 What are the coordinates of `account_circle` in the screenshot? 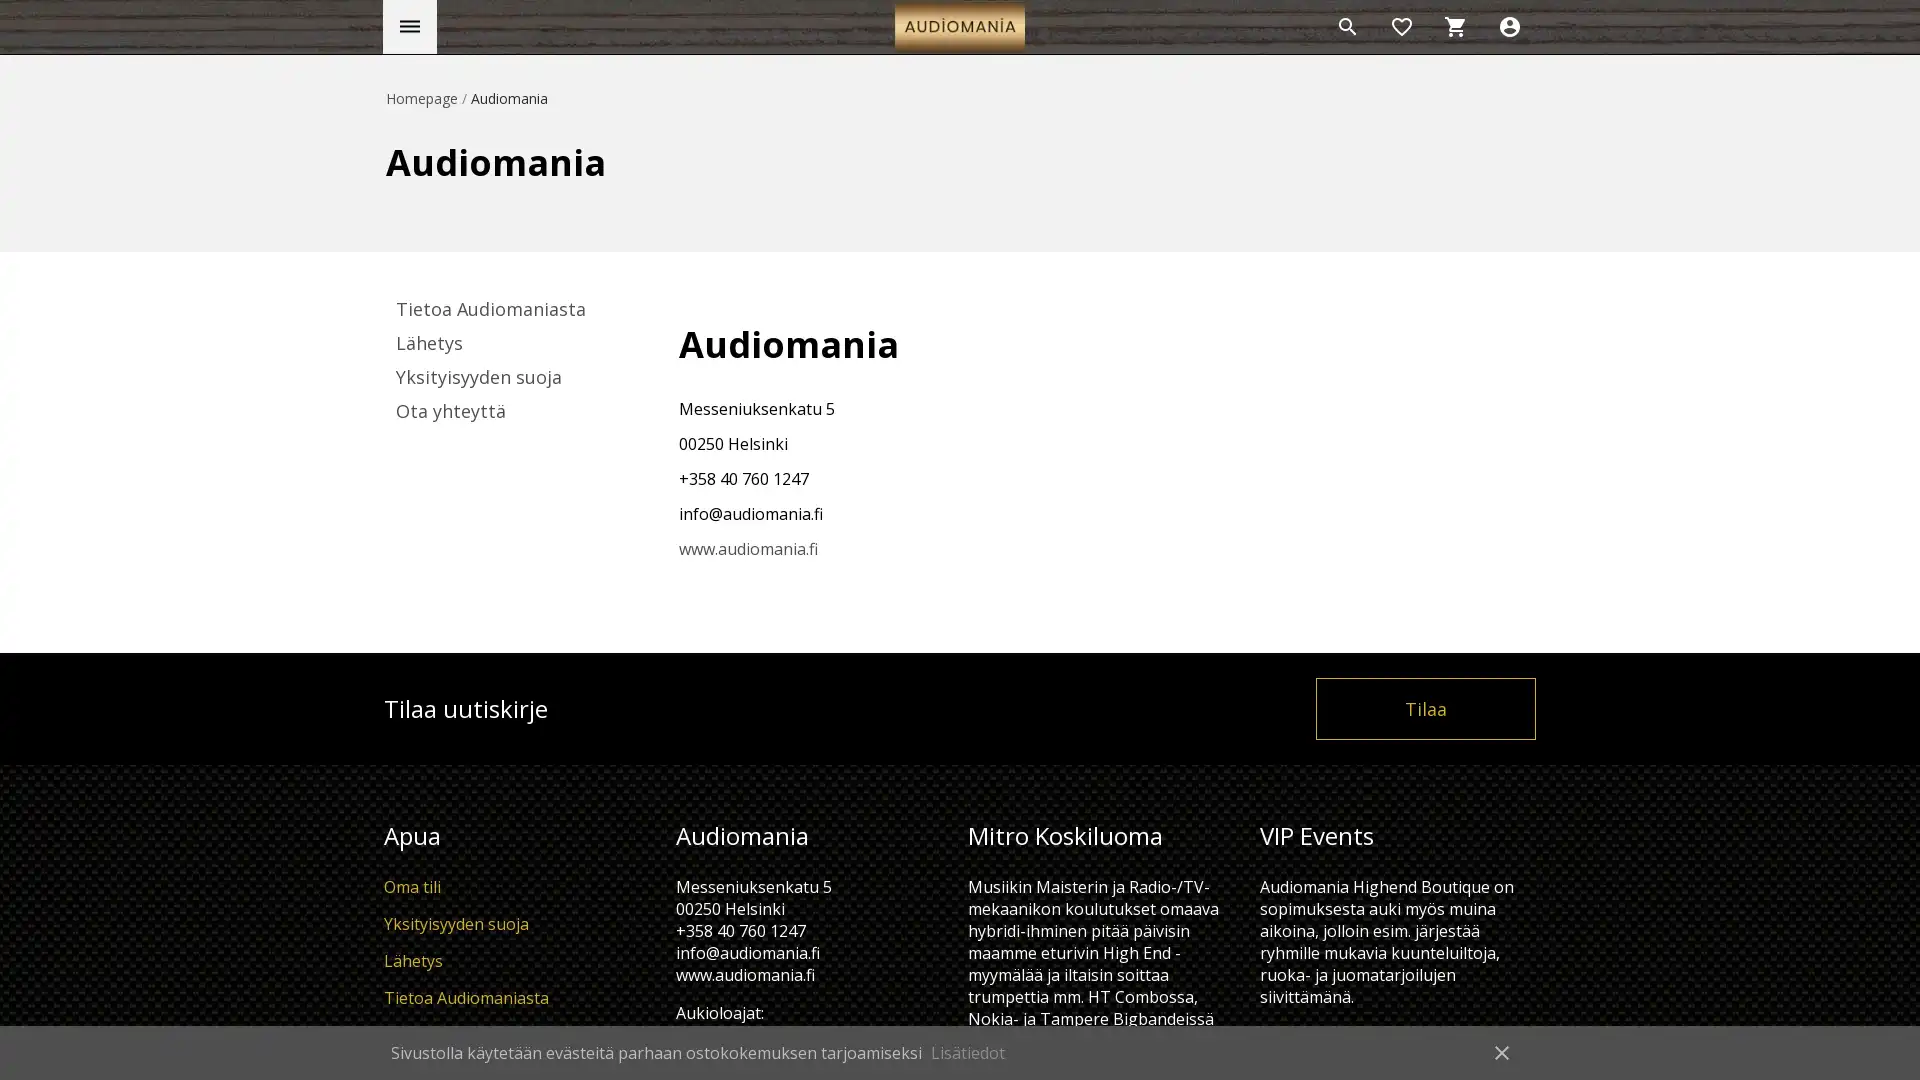 It's located at (1510, 27).